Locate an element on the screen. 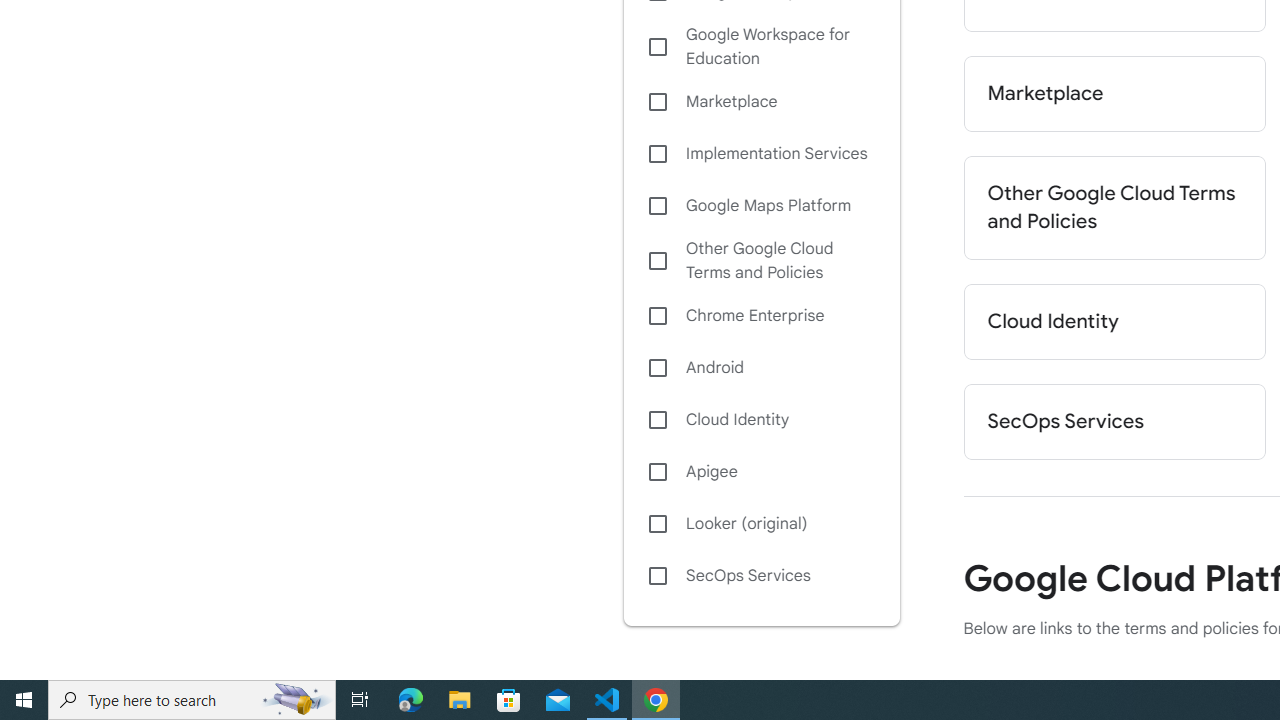 The width and height of the screenshot is (1280, 720). 'Google Workspace for Education' is located at coordinates (760, 46).